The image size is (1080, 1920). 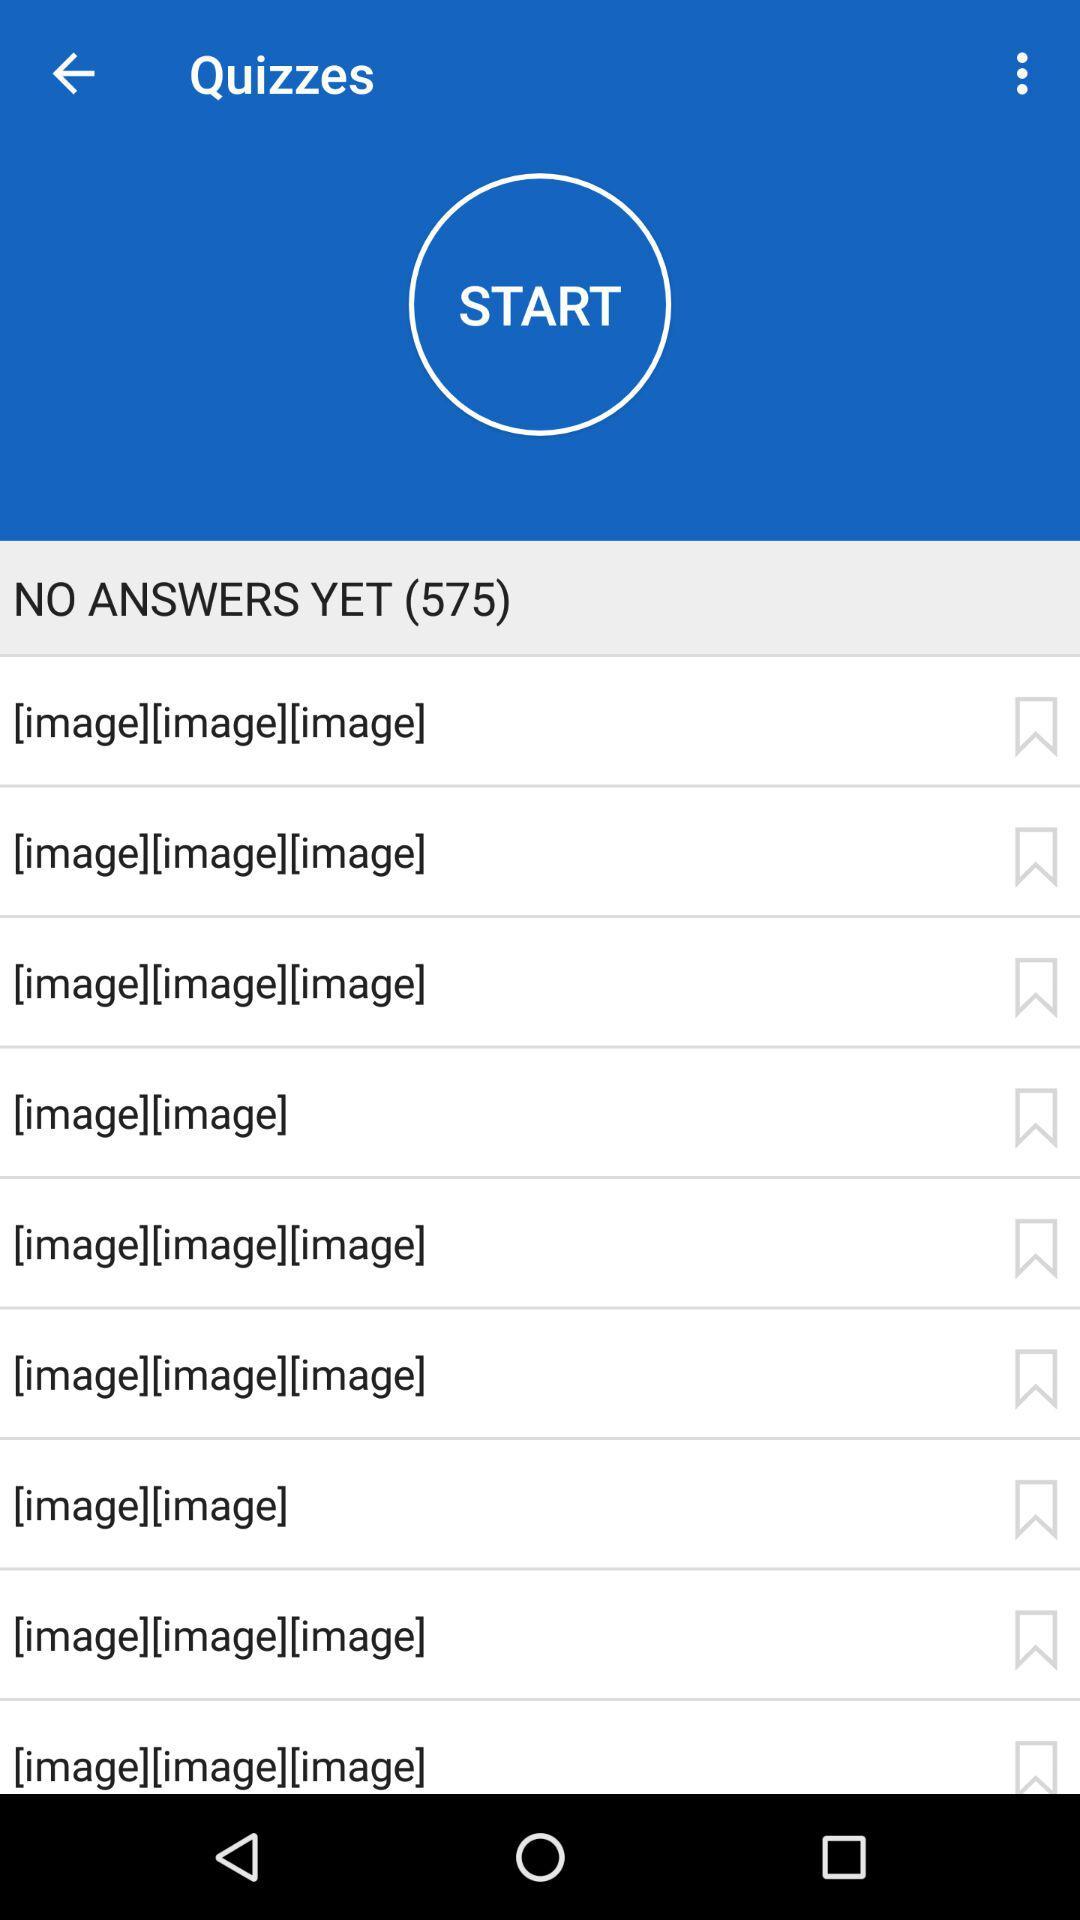 What do you see at coordinates (1035, 1378) in the screenshot?
I see `bookmark` at bounding box center [1035, 1378].